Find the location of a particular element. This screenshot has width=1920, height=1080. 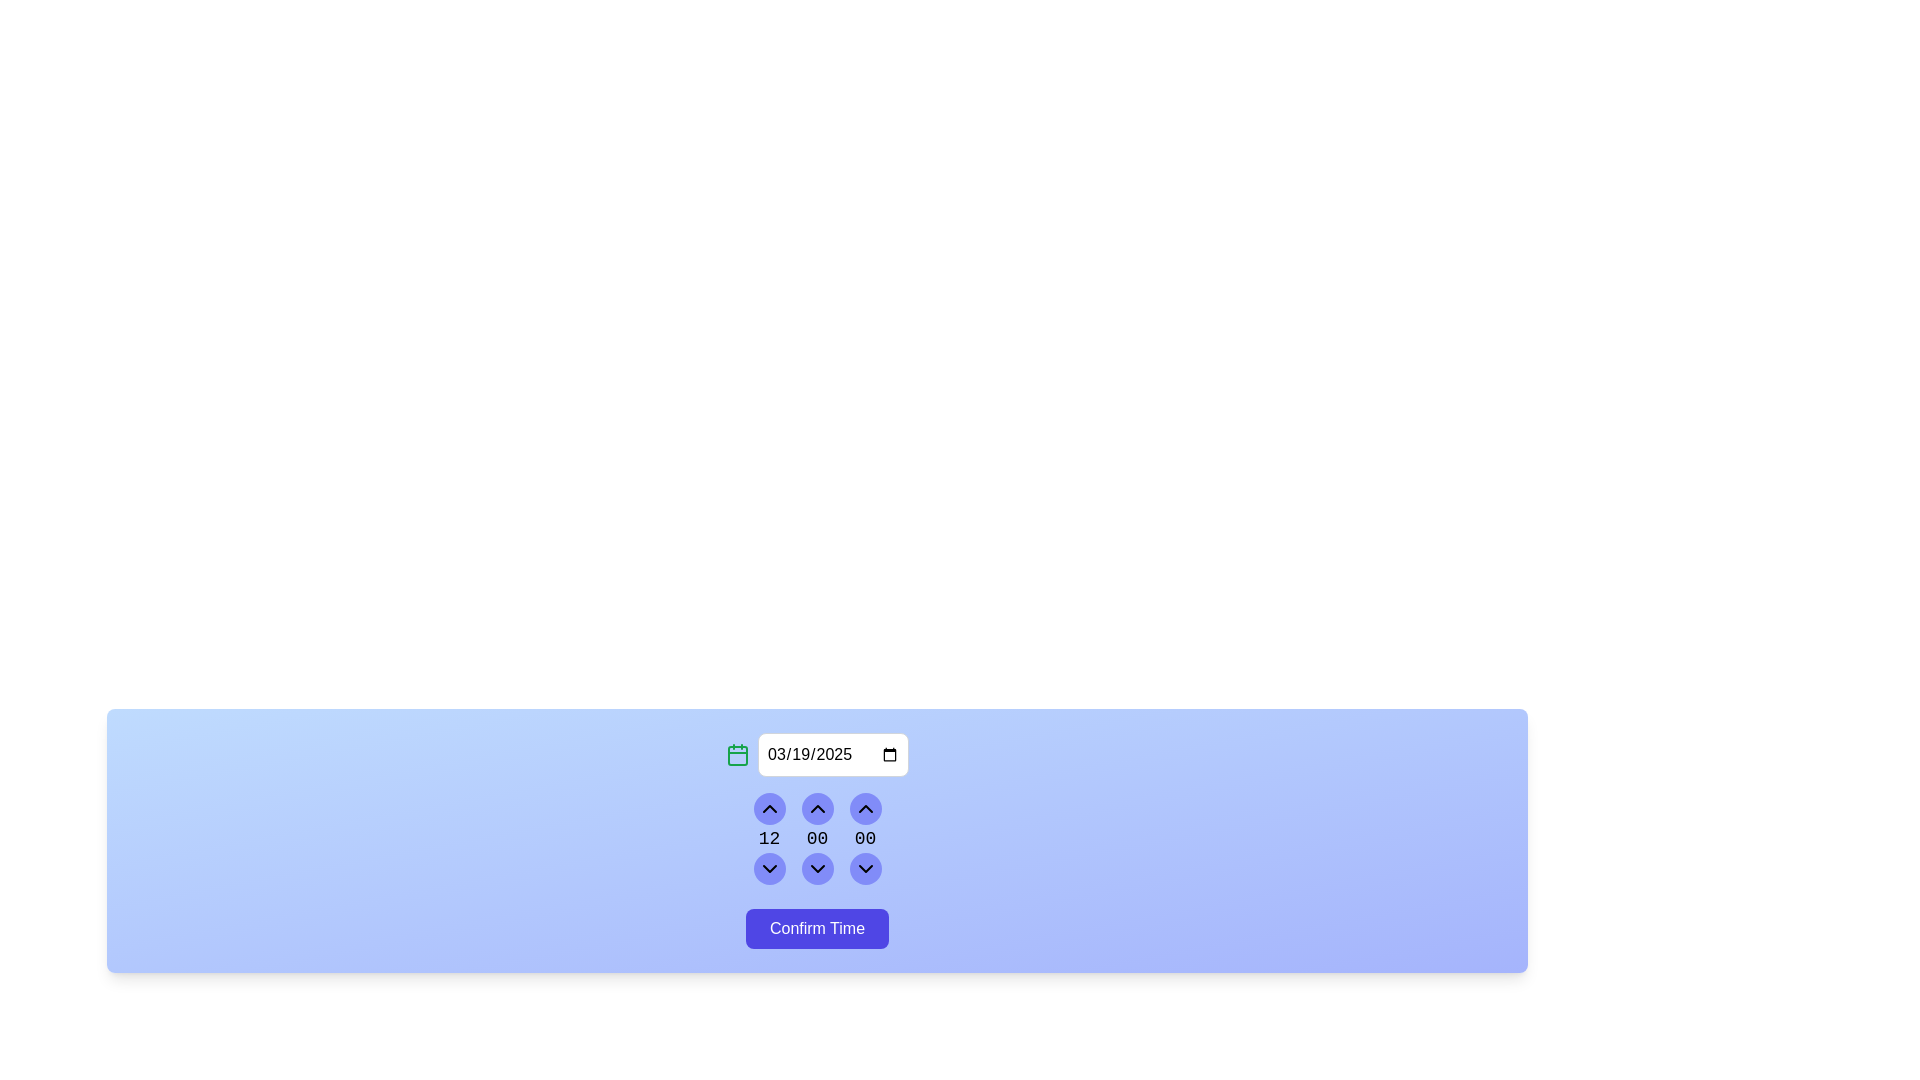

the rounded rectangle icon inside the calendar icon located on the left side of the date input field labeled '03/19/2025' is located at coordinates (737, 756).